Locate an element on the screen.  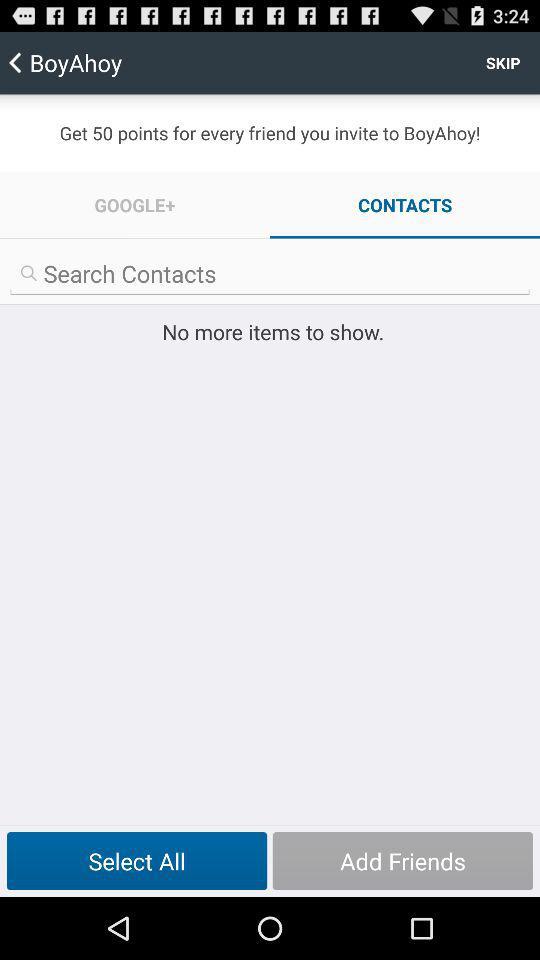
the button next to select all button is located at coordinates (402, 860).